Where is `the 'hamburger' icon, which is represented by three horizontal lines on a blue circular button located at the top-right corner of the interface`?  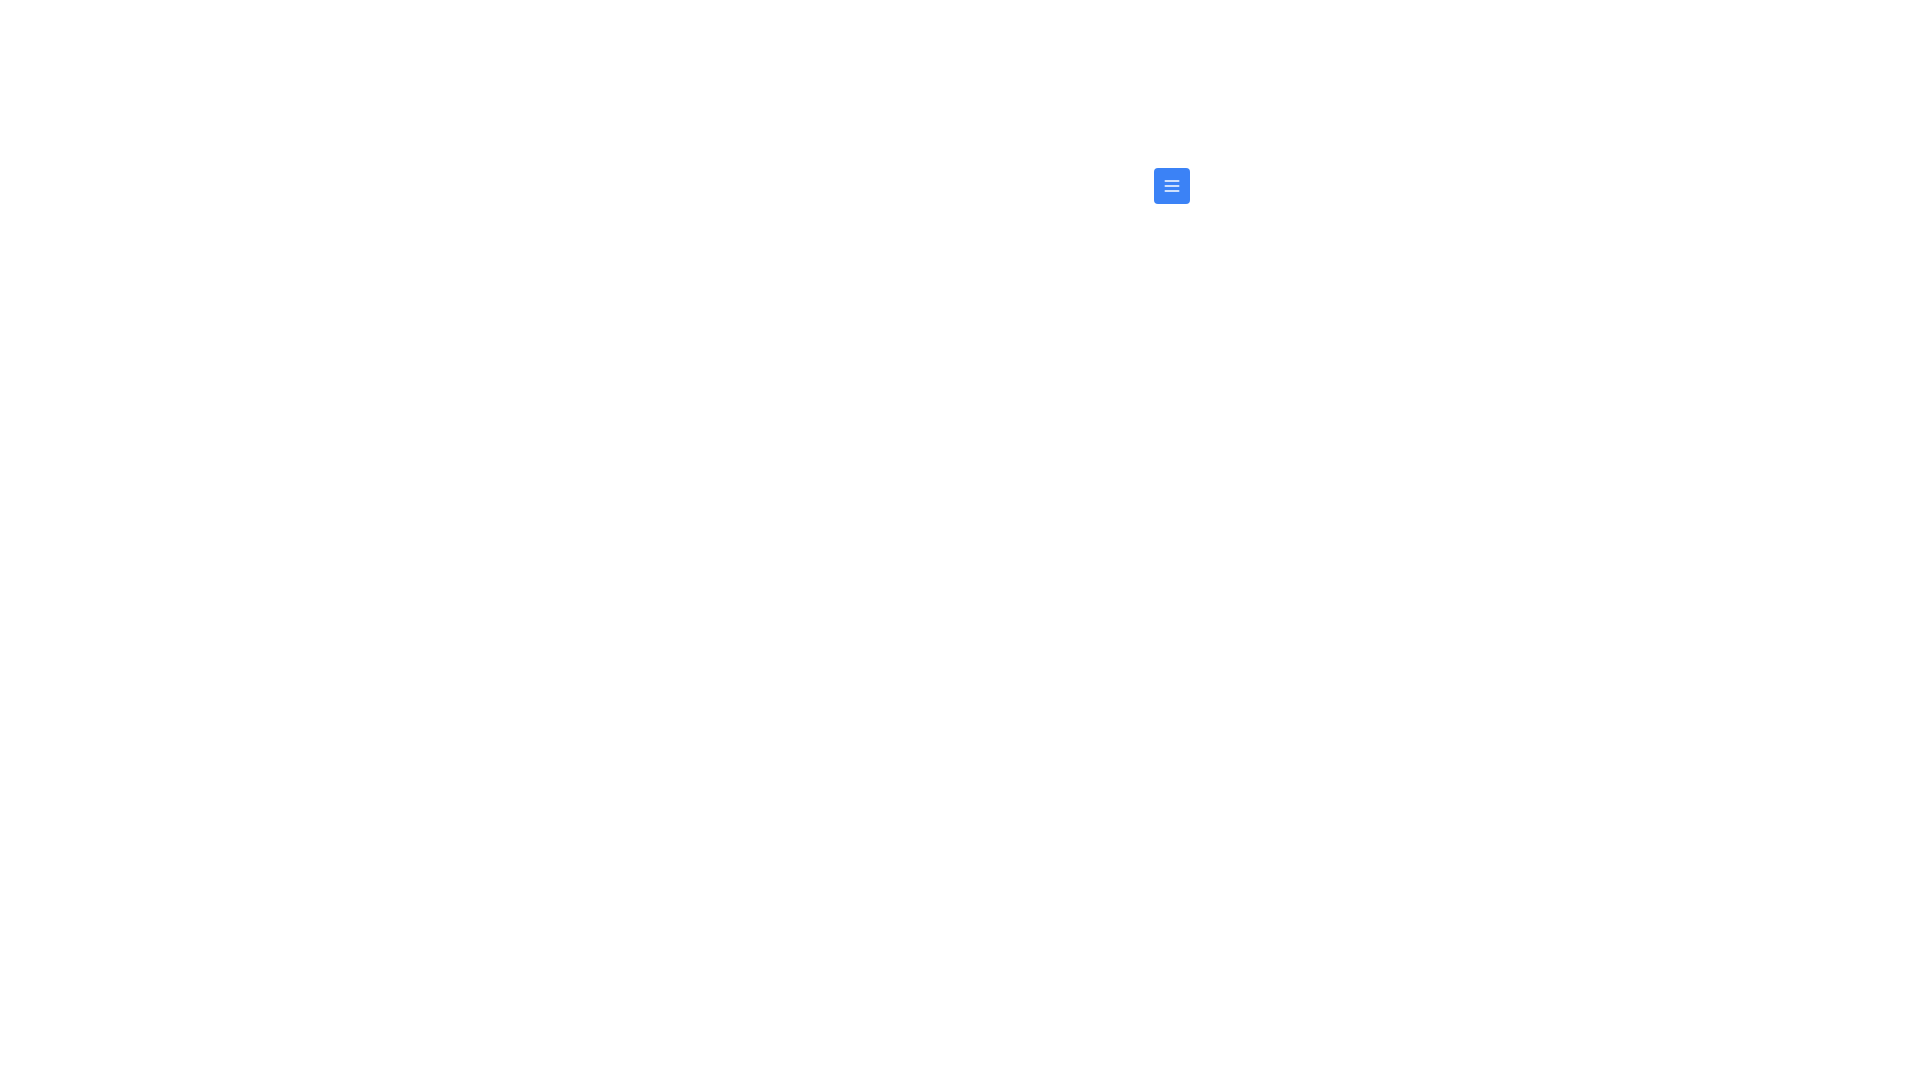
the 'hamburger' icon, which is represented by three horizontal lines on a blue circular button located at the top-right corner of the interface is located at coordinates (1171, 185).